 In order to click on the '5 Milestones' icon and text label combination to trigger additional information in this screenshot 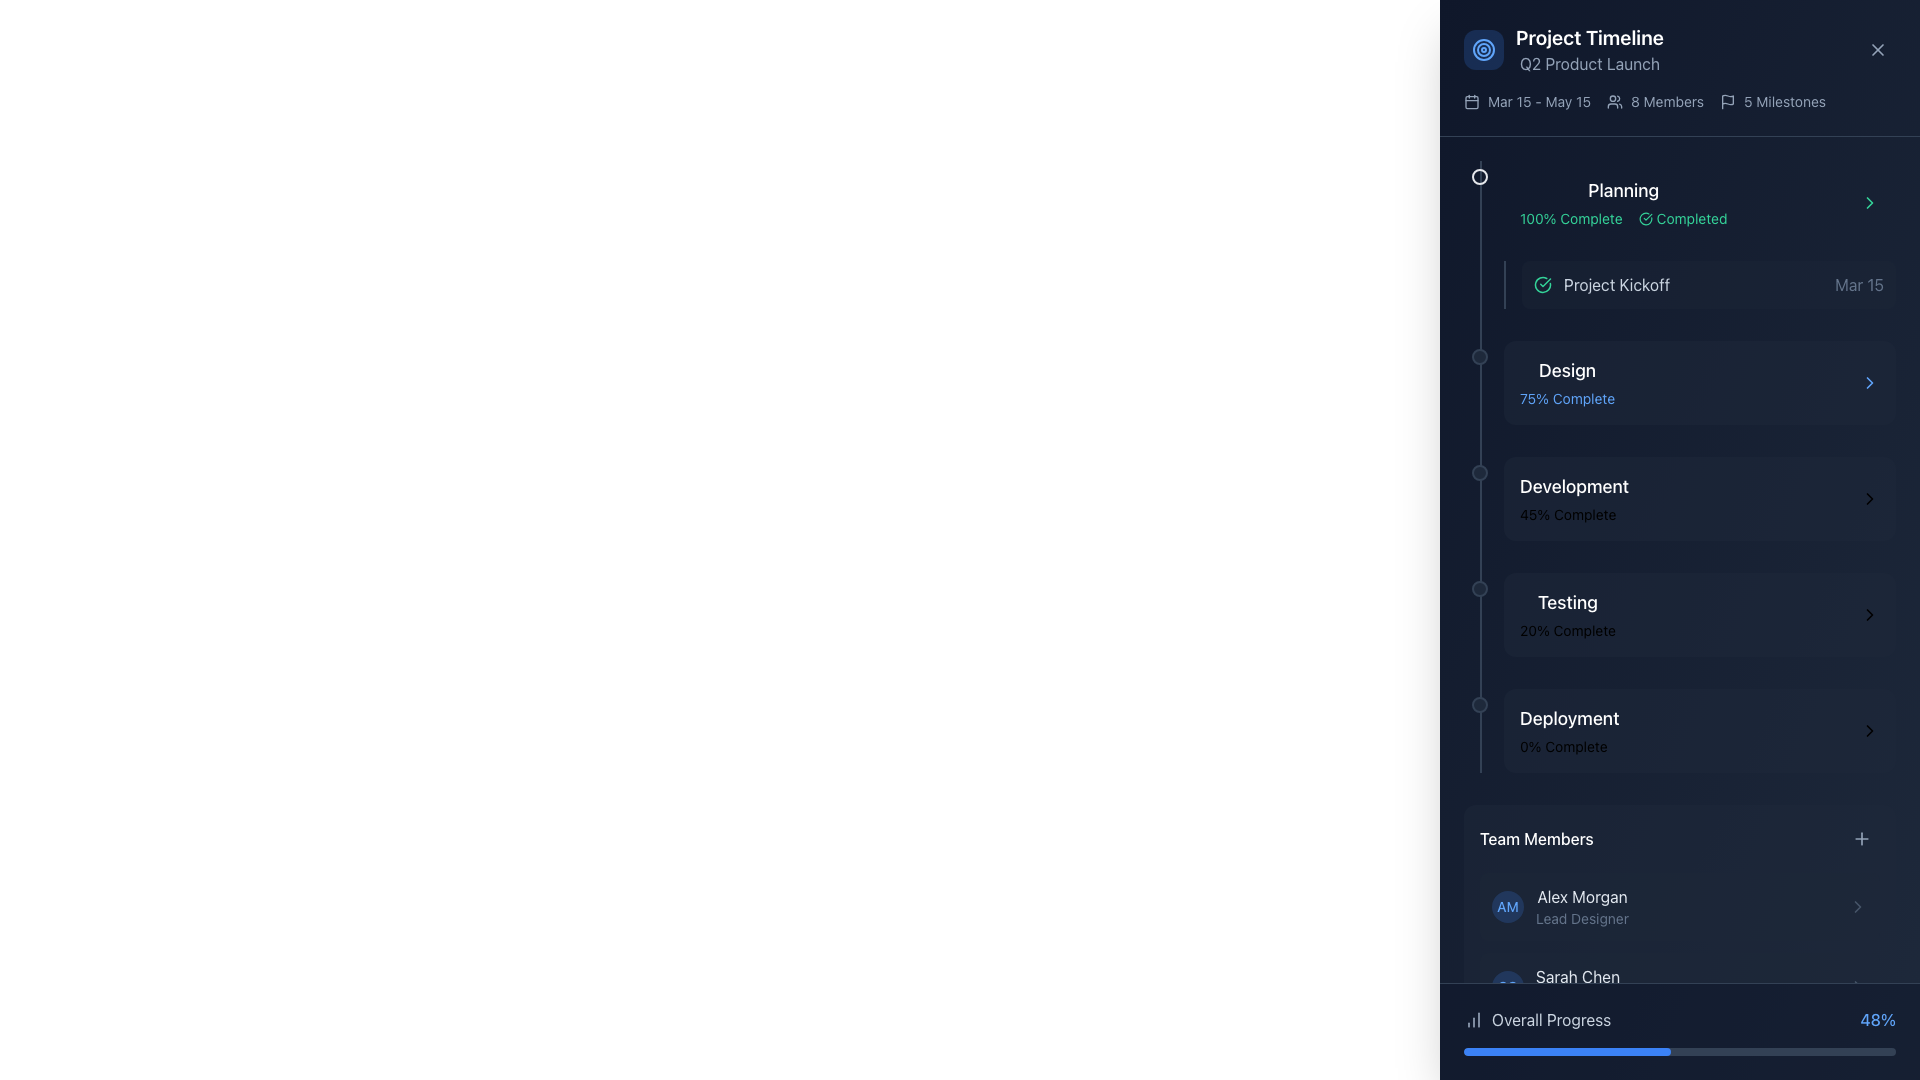, I will do `click(1773, 101)`.